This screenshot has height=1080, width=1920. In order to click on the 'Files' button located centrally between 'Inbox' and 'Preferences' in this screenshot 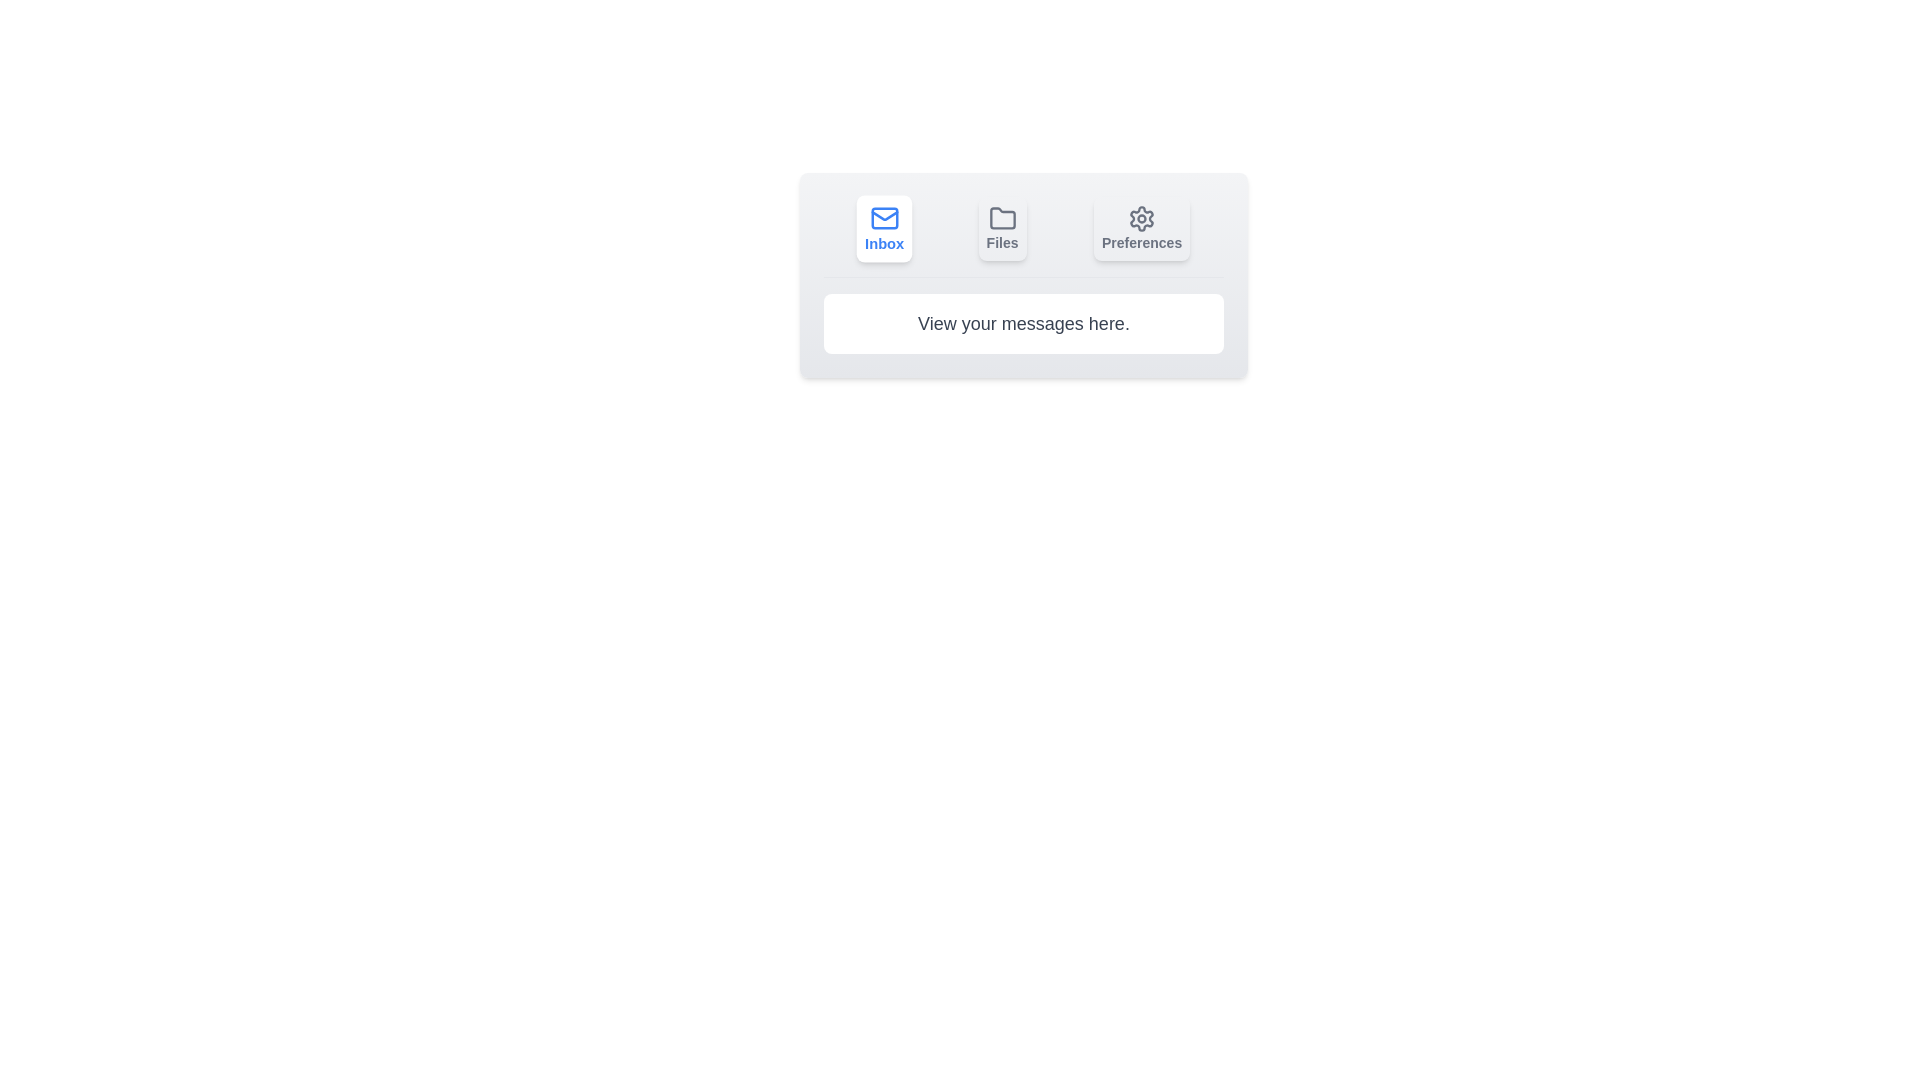, I will do `click(1002, 227)`.